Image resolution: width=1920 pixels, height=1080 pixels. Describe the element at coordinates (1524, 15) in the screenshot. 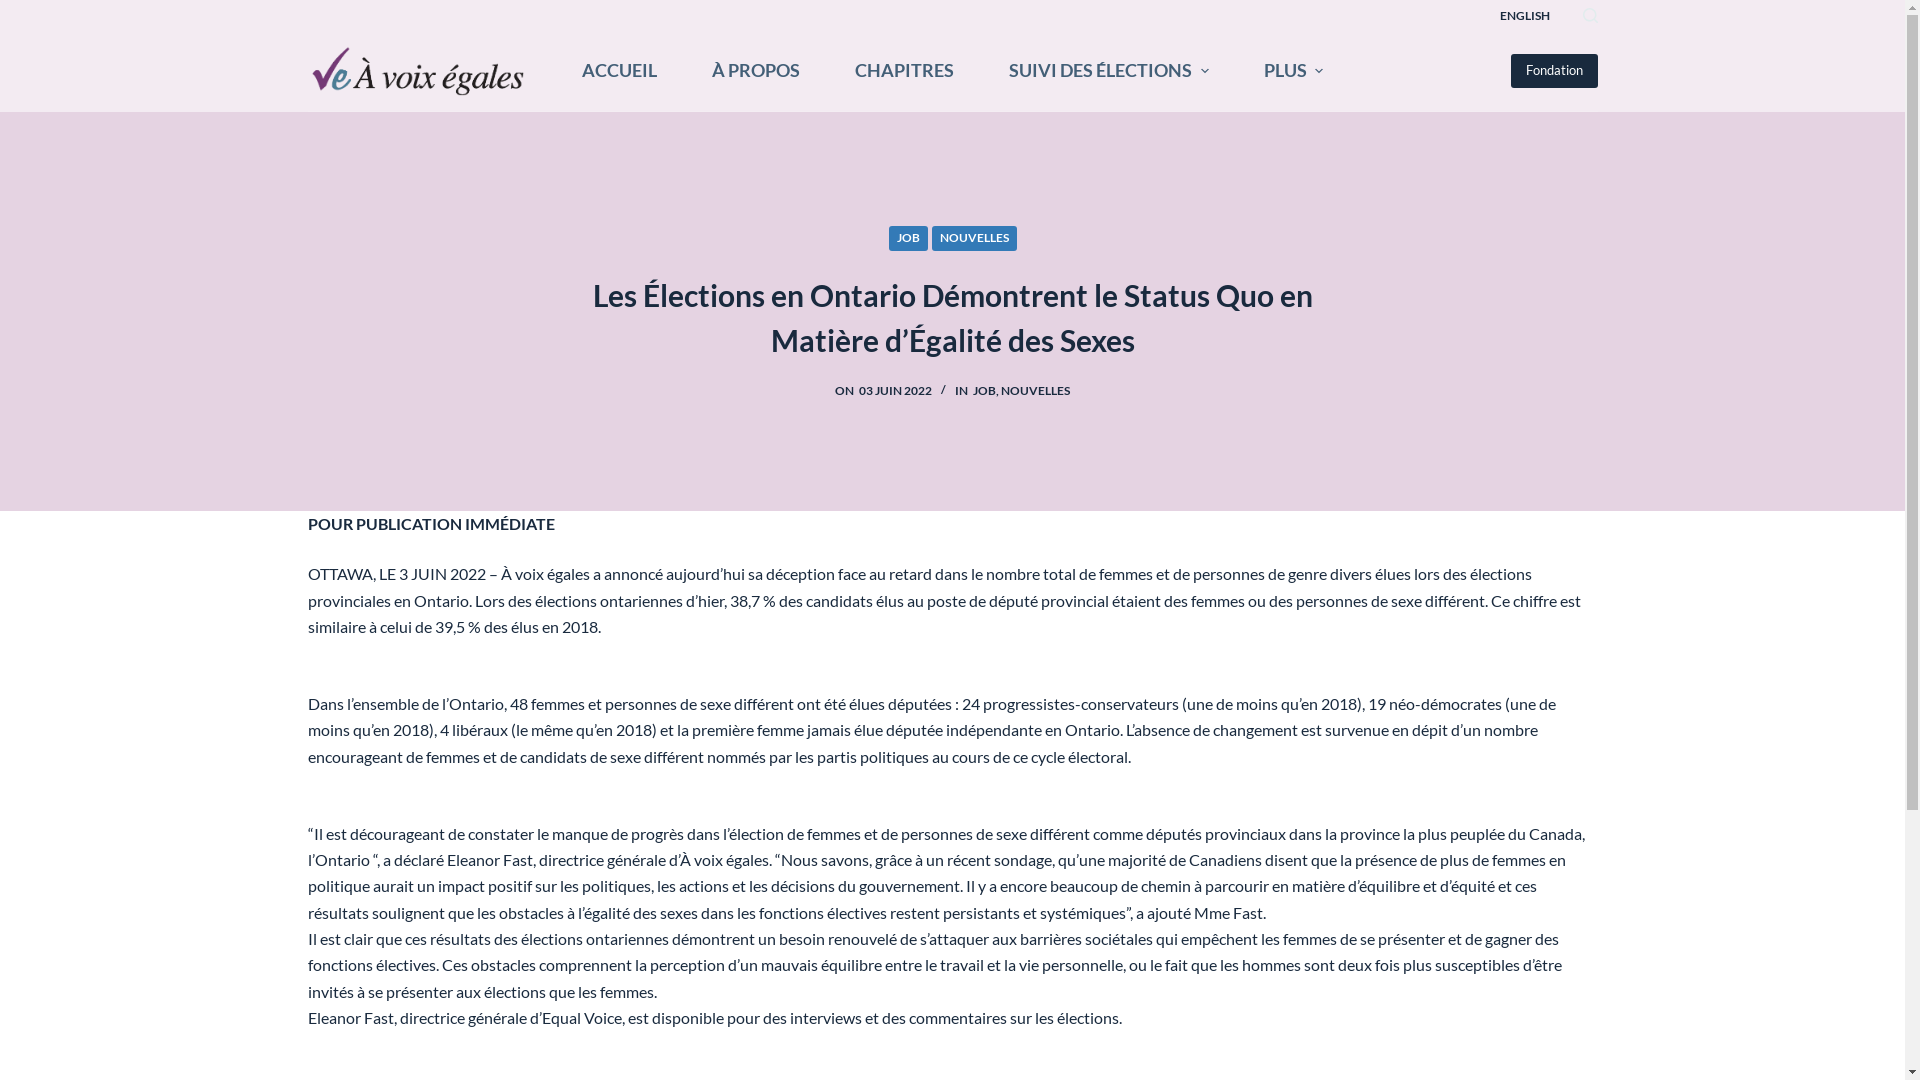

I see `'ENGLISH'` at that location.